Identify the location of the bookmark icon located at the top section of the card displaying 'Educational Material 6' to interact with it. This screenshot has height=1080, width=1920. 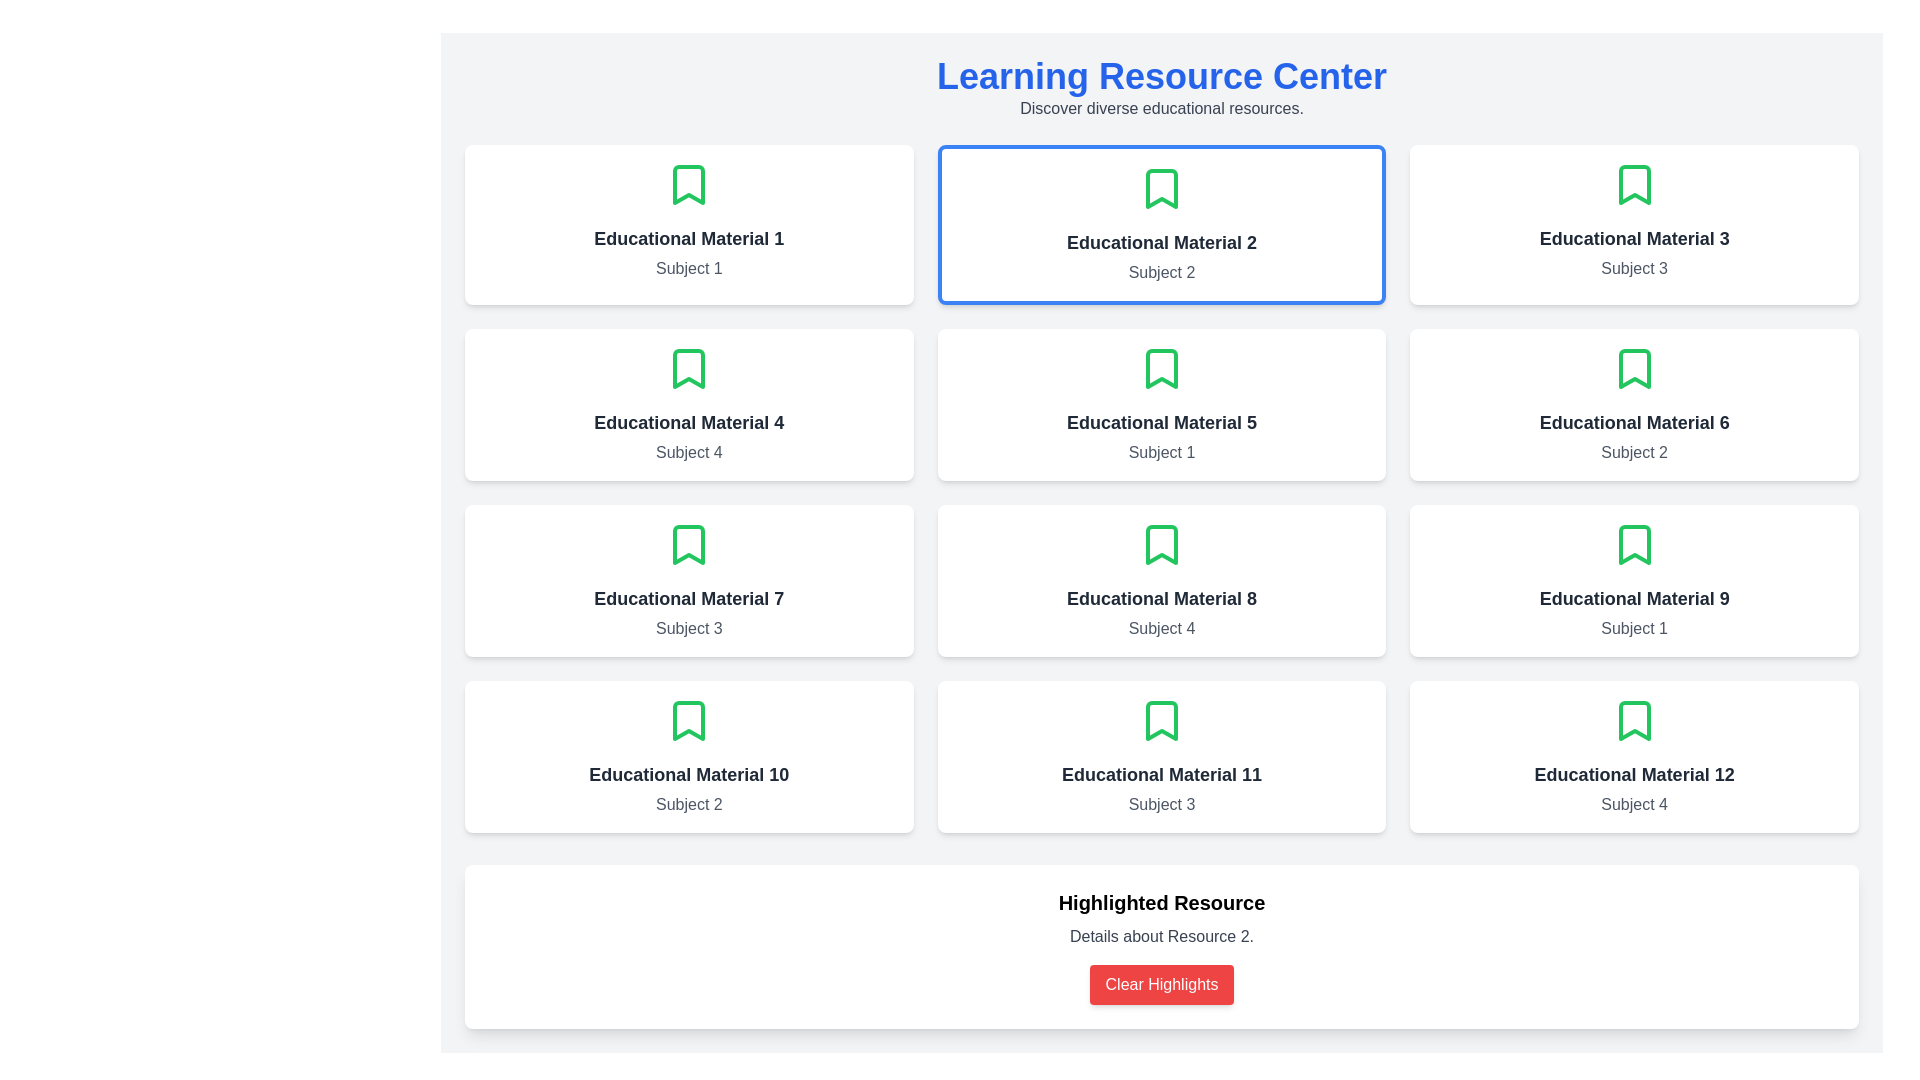
(1634, 369).